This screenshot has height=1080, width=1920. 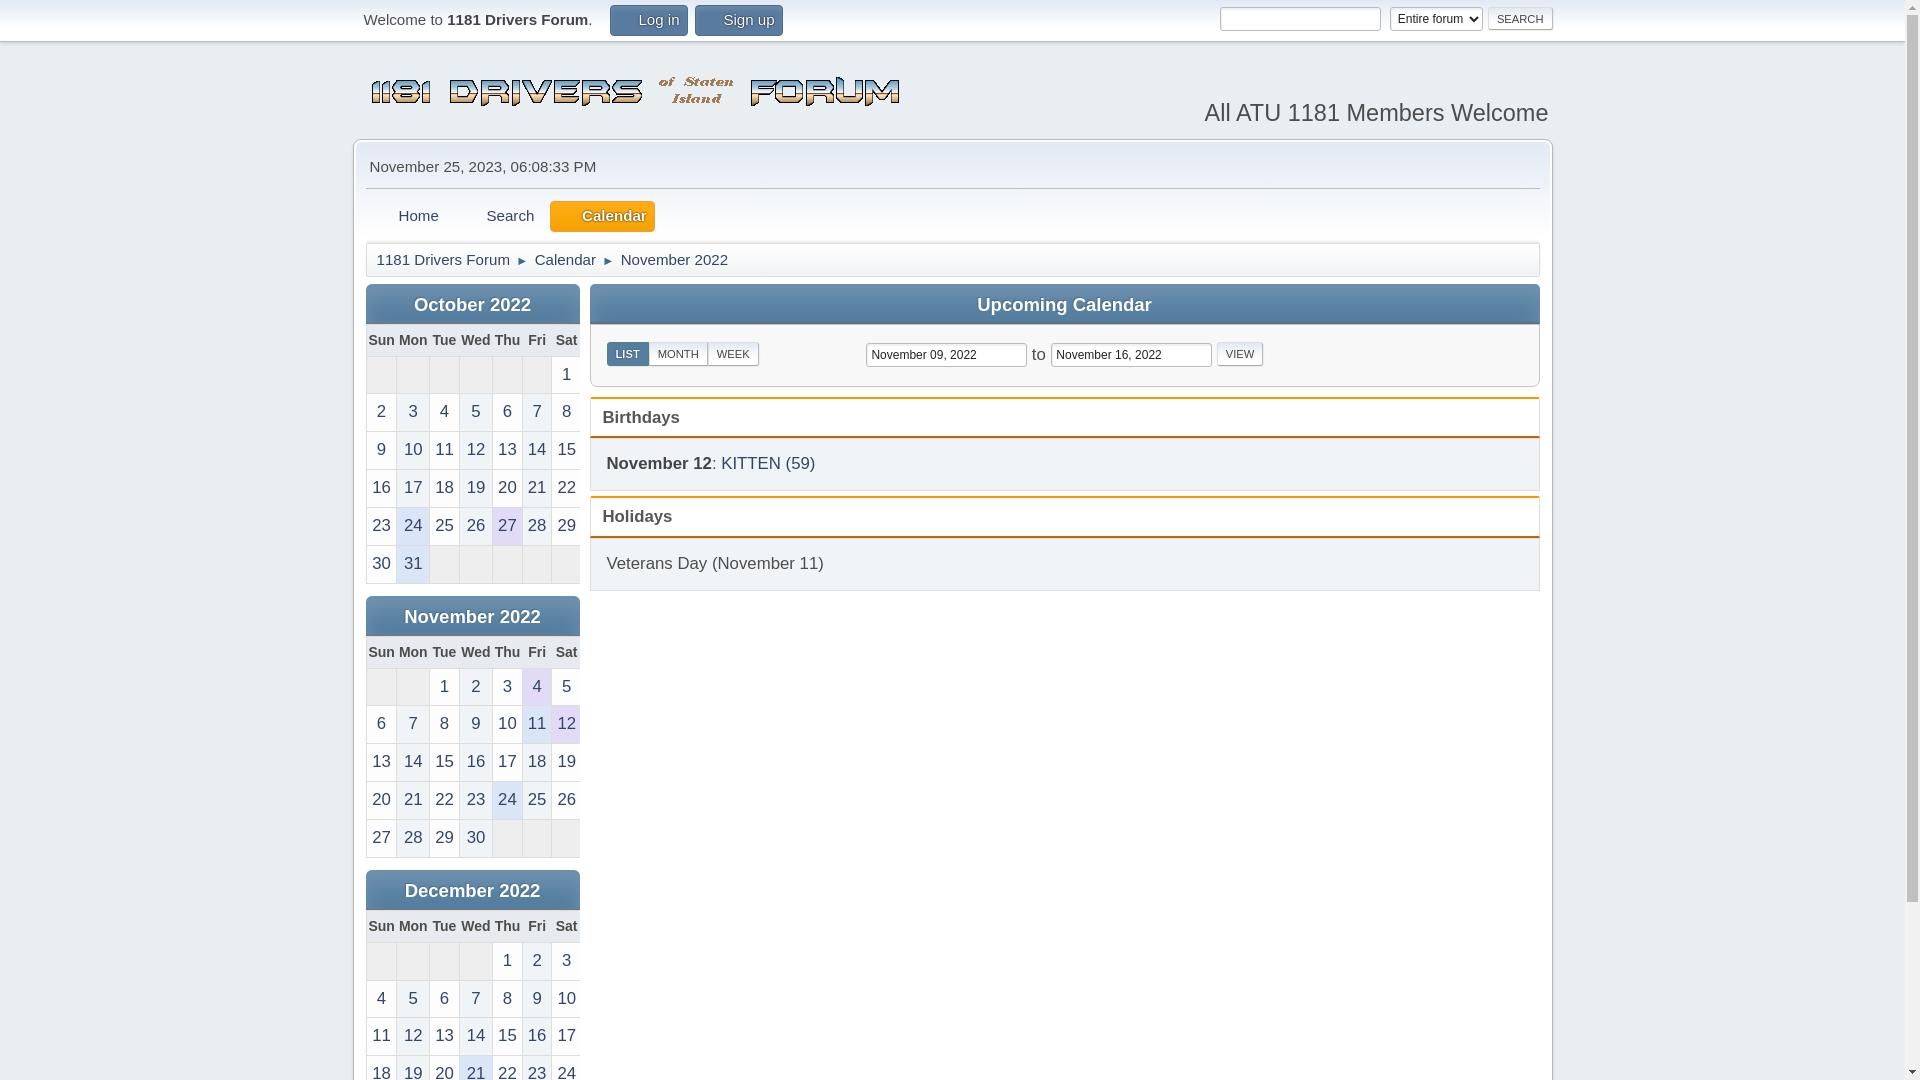 I want to click on '15', so click(x=443, y=762).